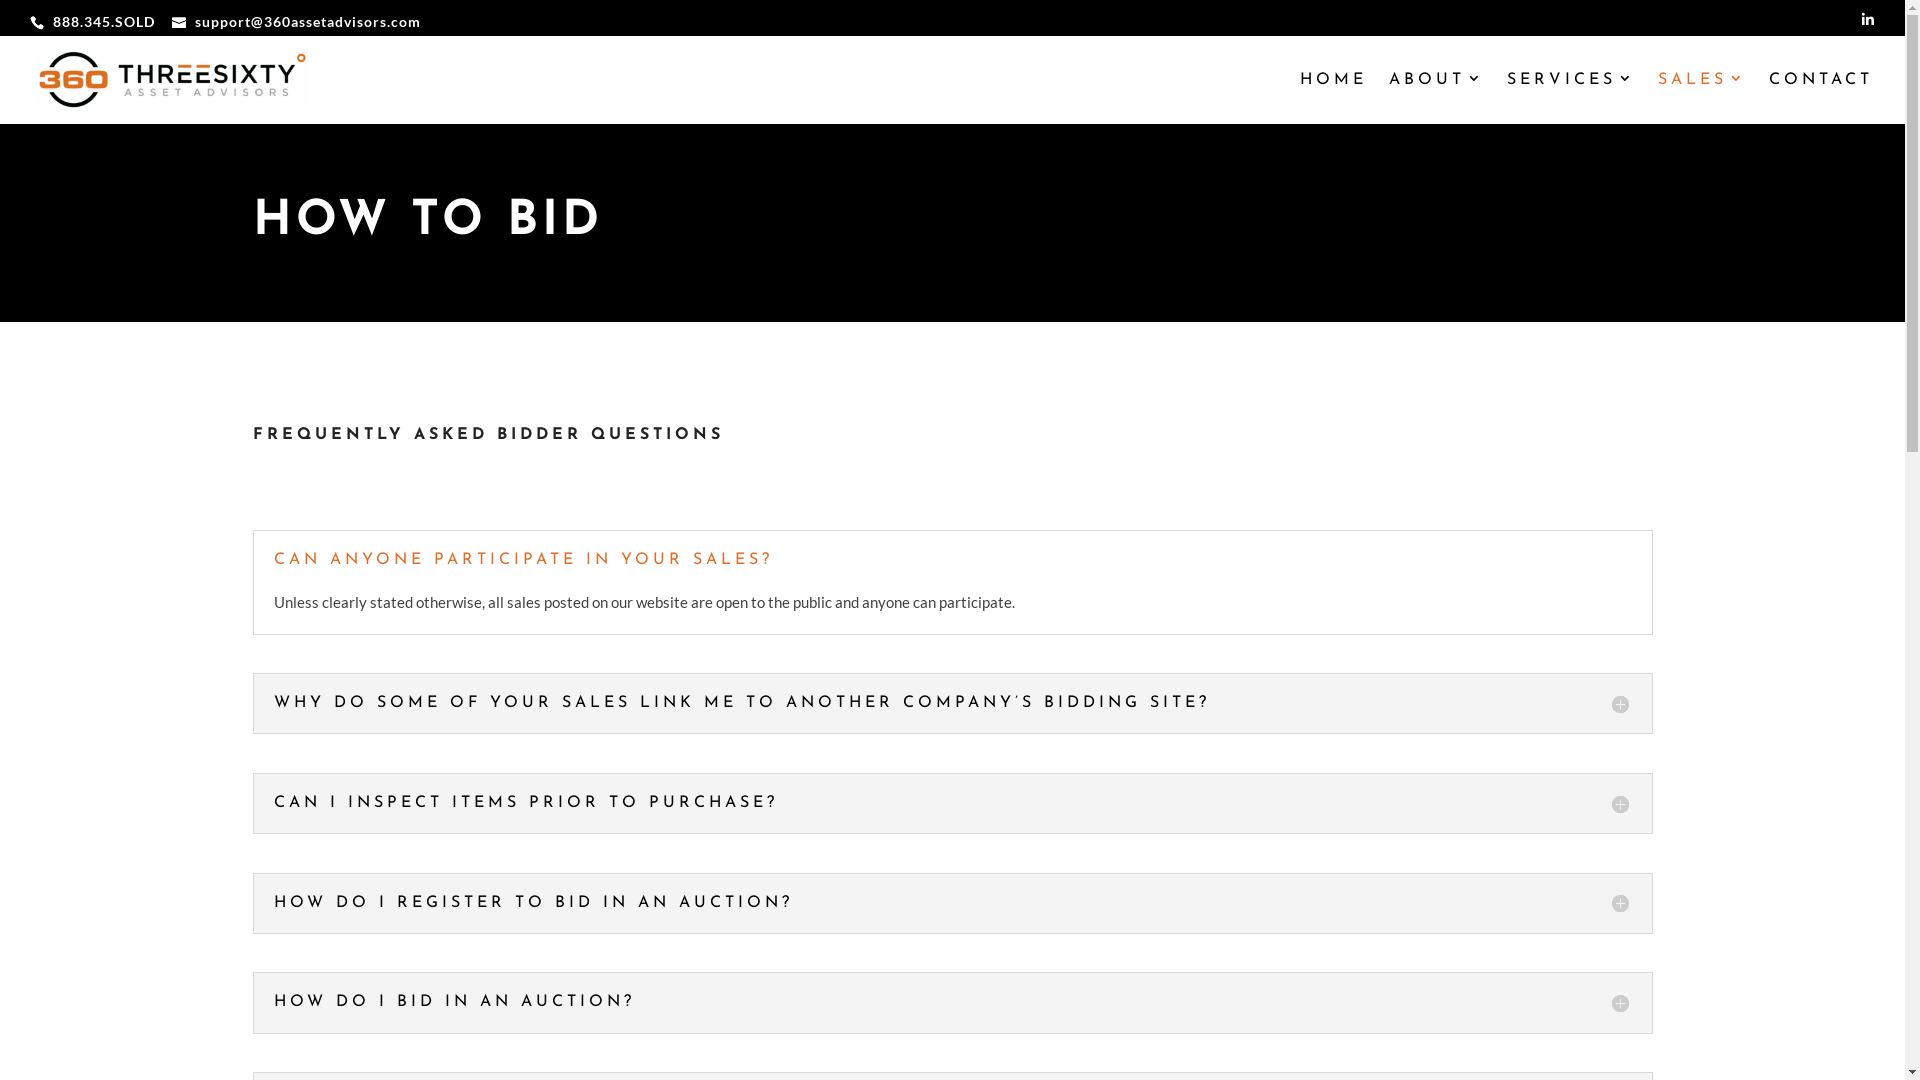  Describe the element at coordinates (1820, 98) in the screenshot. I see `'CONTACT'` at that location.